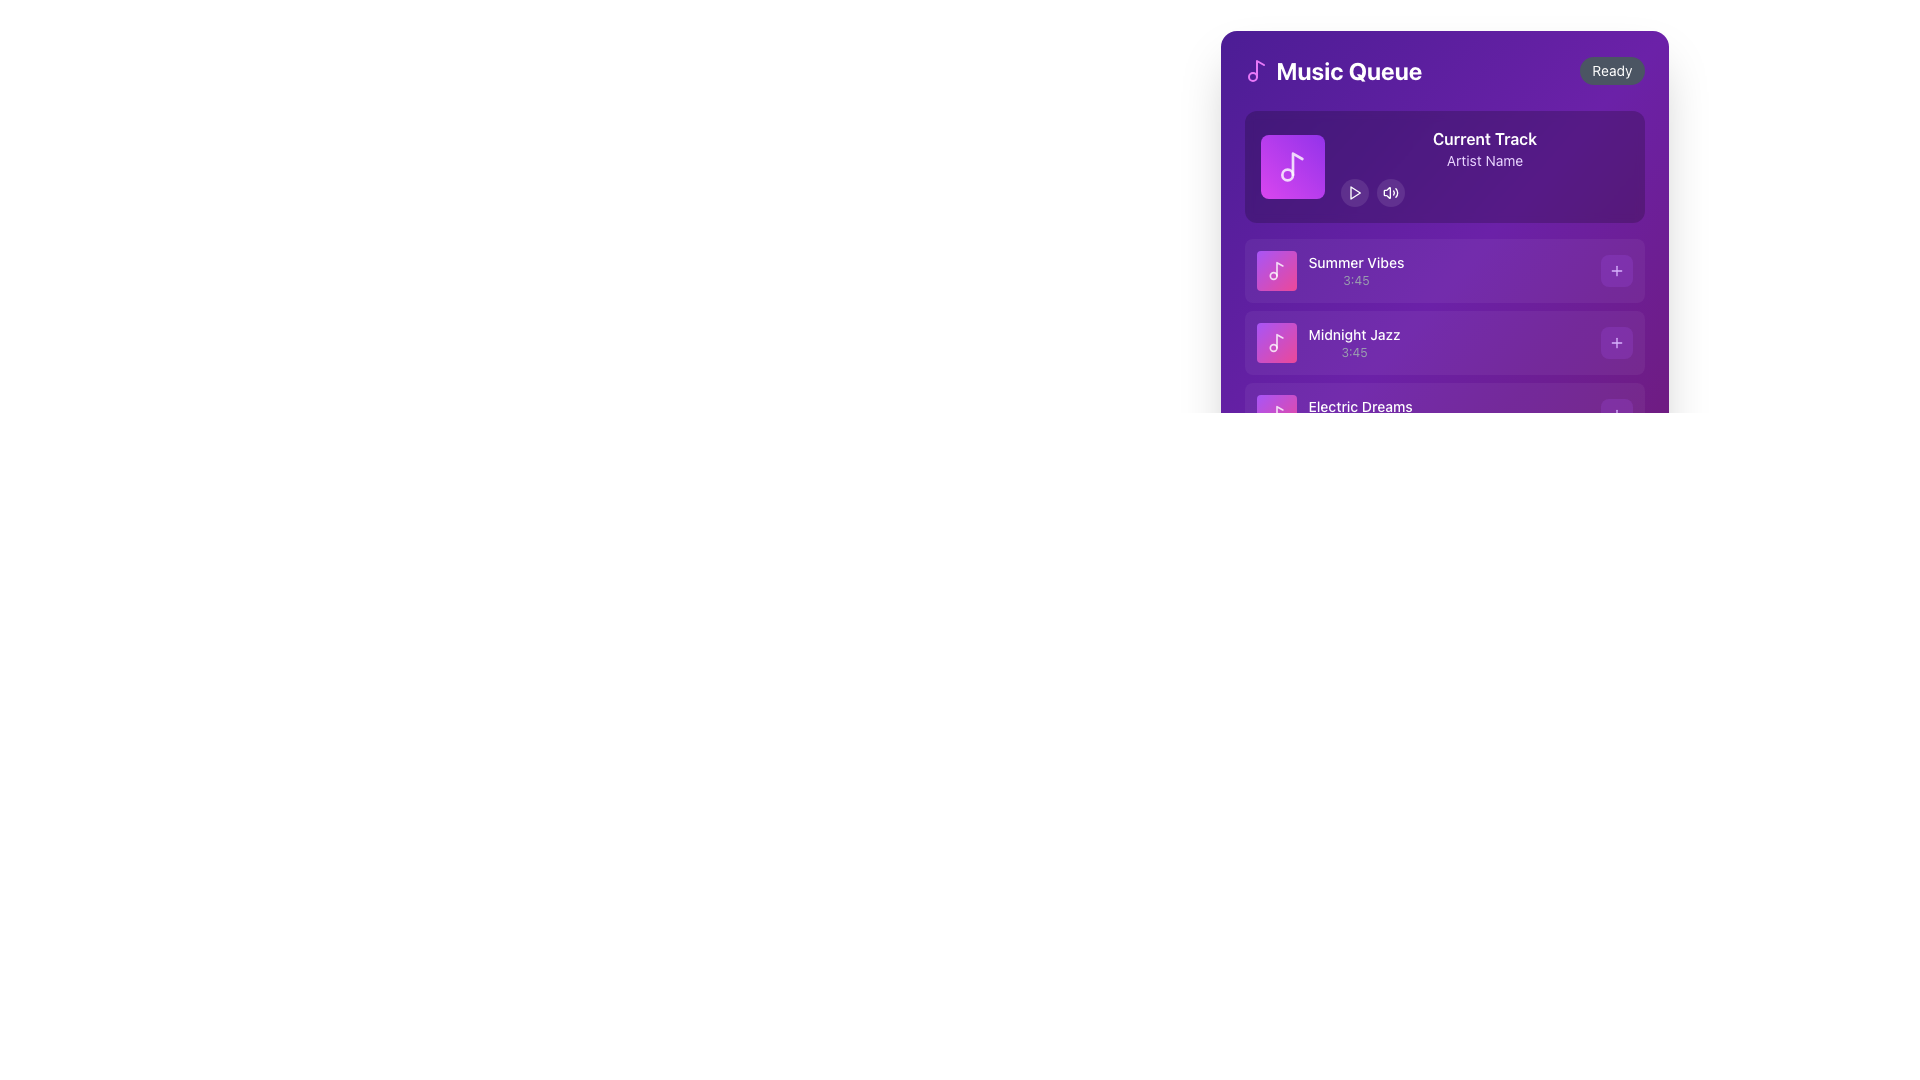 The width and height of the screenshot is (1920, 1080). I want to click on the 'Summer Vibes' text label element, which is displayed in white font above the smaller gray text '3:45', located in the second row of the playlist interface, so click(1356, 270).